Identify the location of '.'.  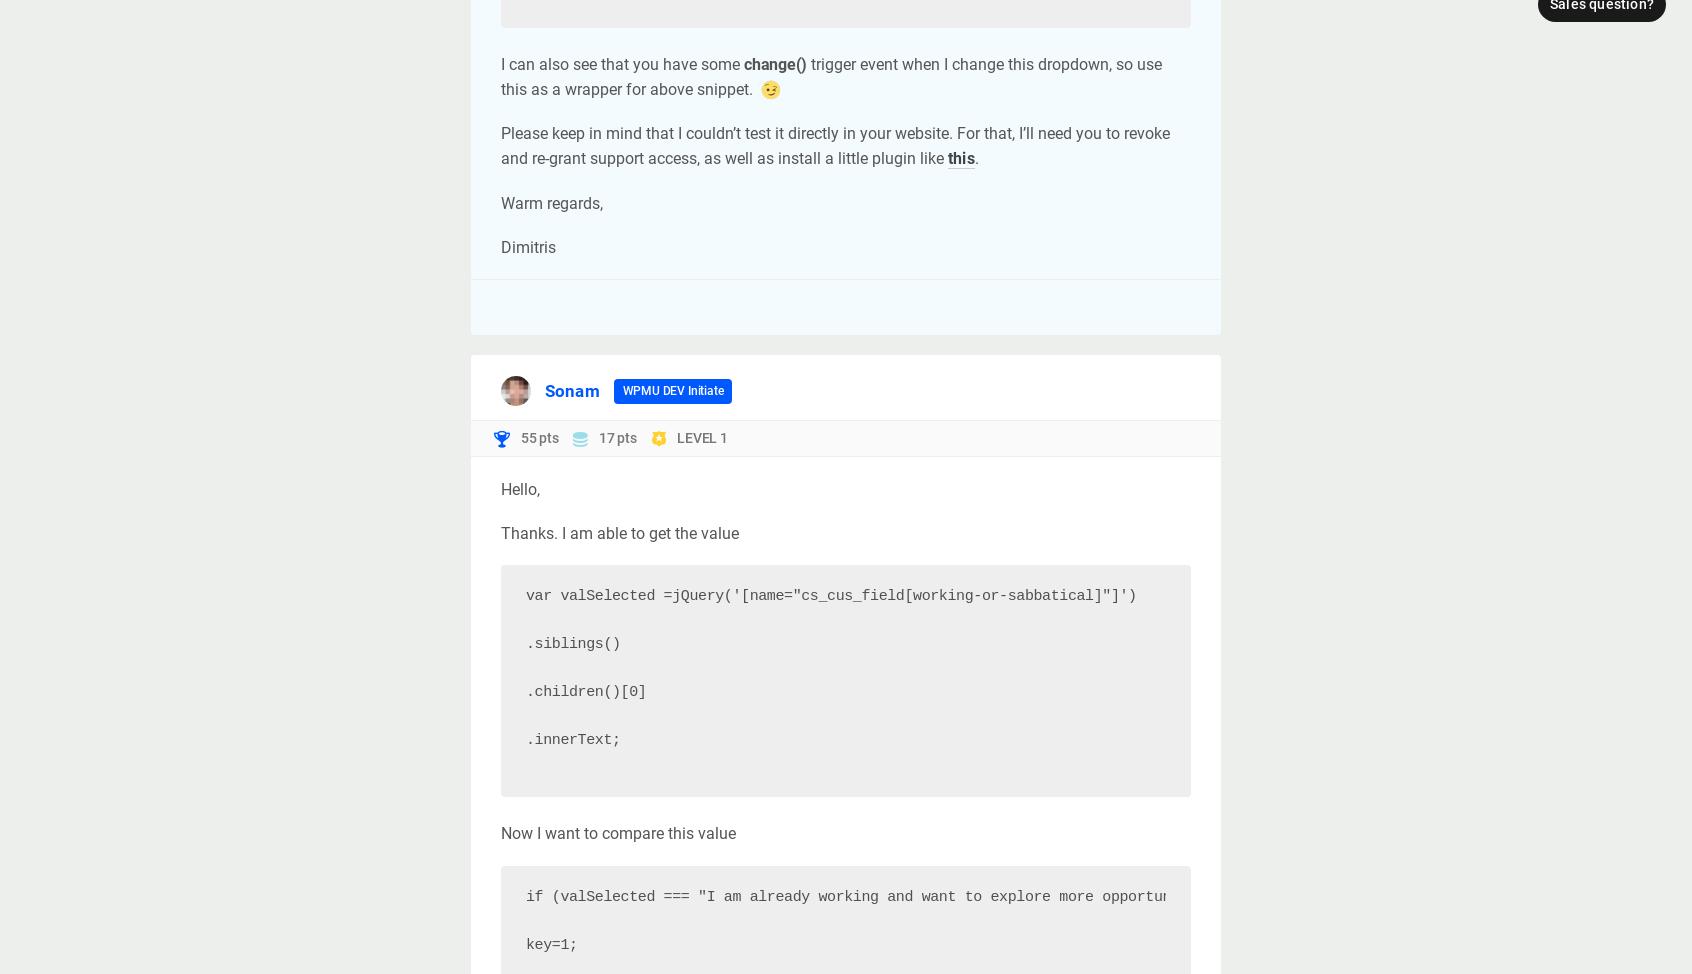
(975, 157).